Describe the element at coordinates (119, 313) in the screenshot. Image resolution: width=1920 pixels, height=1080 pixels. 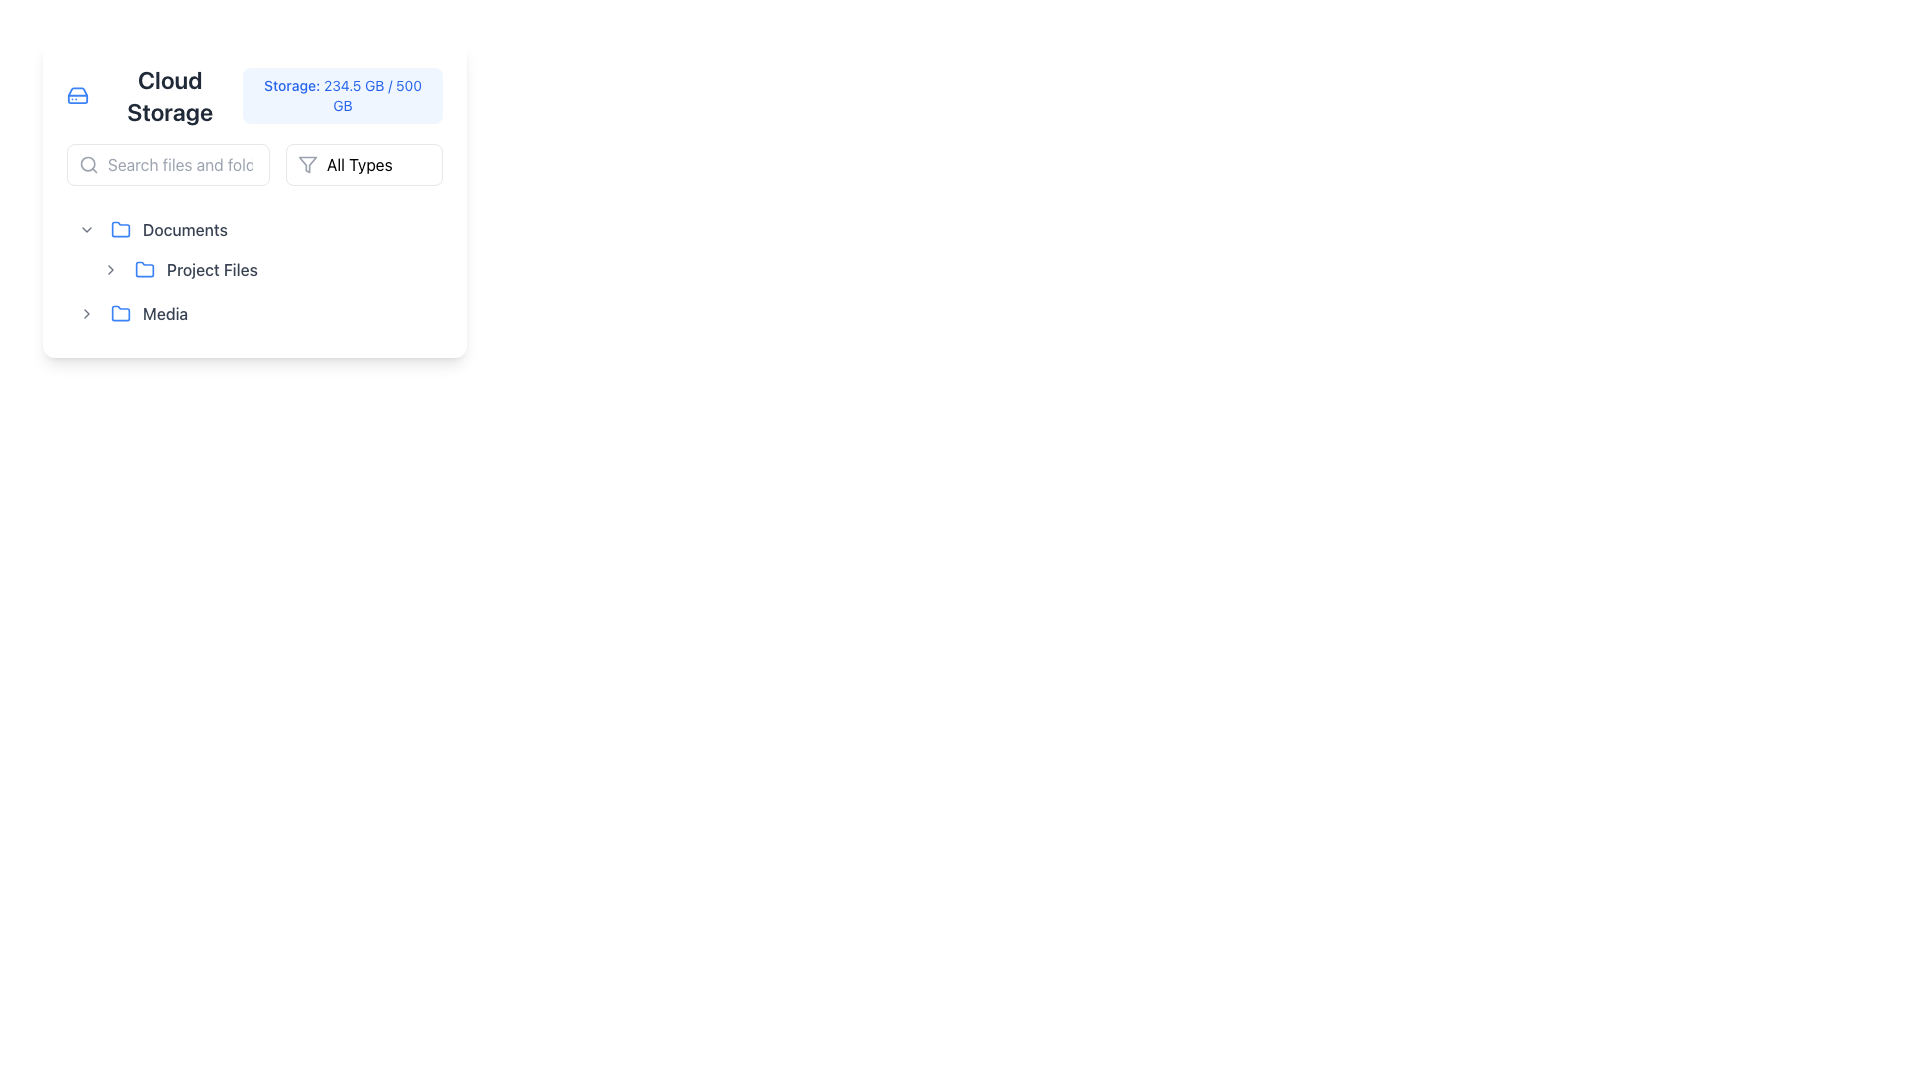
I see `the blue folder icon located to the left of the 'Media' text` at that location.